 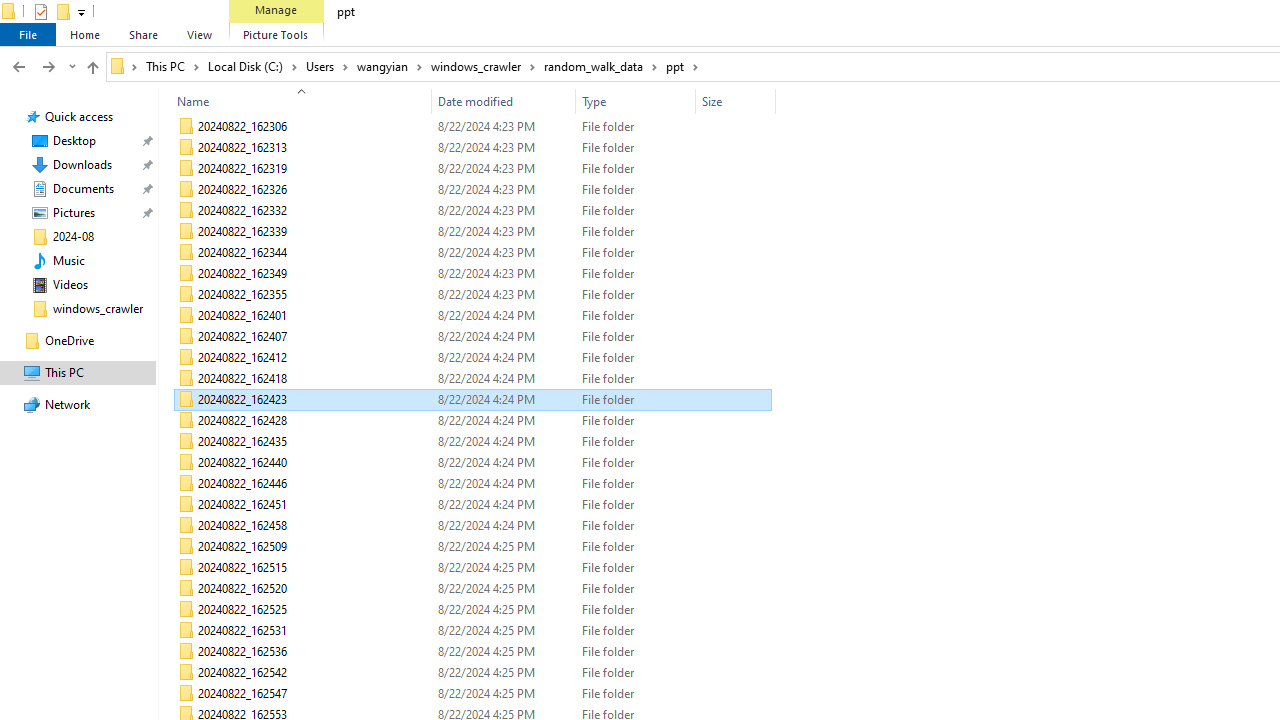 I want to click on '20240822_162319', so click(x=471, y=167).